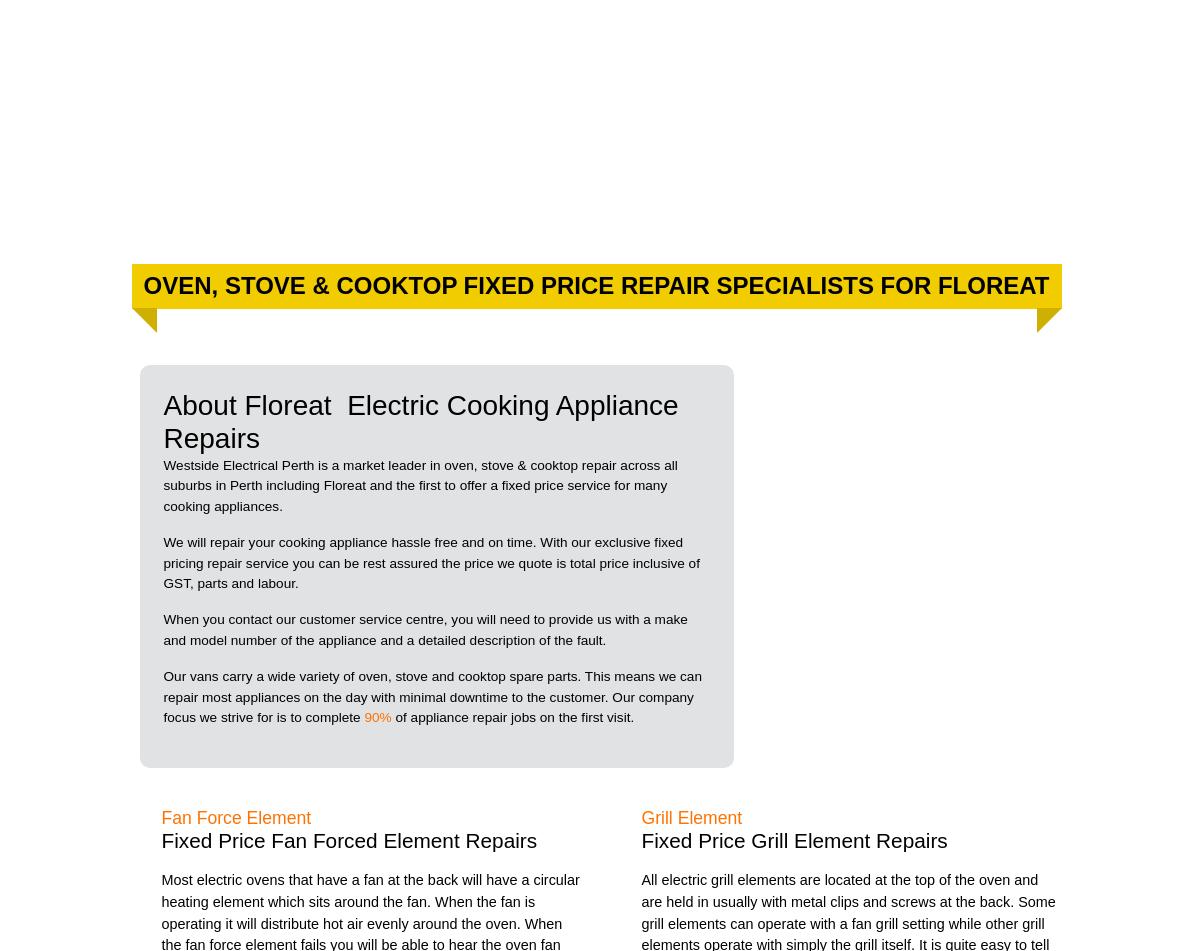 The height and width of the screenshot is (951, 1193). Describe the element at coordinates (419, 484) in the screenshot. I see `'Westside Electrical Perth is a market leader in oven, stove & cooktop repair across all suburbs in Perth including Floreat and the first to offer a fixed price service for many cooking appliances.'` at that location.